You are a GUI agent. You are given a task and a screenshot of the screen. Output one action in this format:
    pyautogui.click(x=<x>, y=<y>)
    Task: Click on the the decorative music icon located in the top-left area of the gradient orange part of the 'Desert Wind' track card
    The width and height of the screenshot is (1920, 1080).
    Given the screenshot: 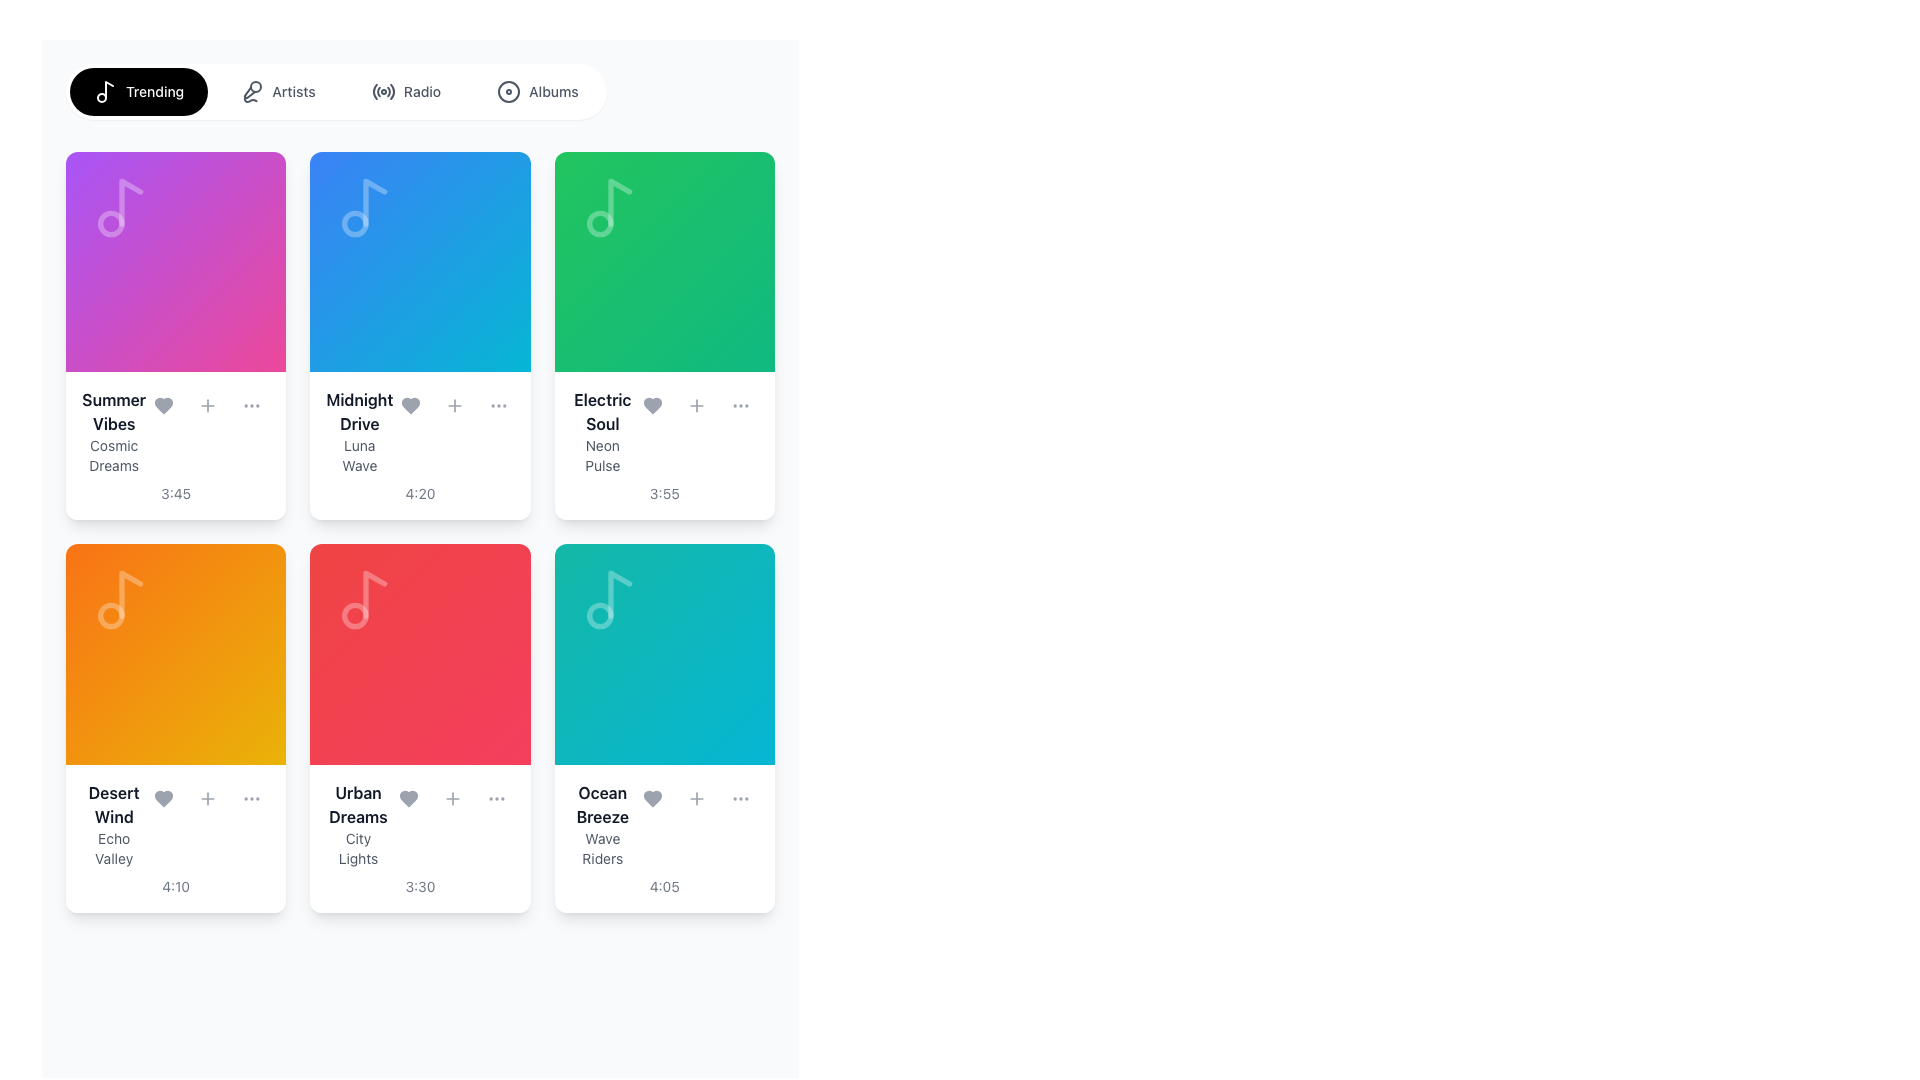 What is the action you would take?
    pyautogui.click(x=120, y=599)
    